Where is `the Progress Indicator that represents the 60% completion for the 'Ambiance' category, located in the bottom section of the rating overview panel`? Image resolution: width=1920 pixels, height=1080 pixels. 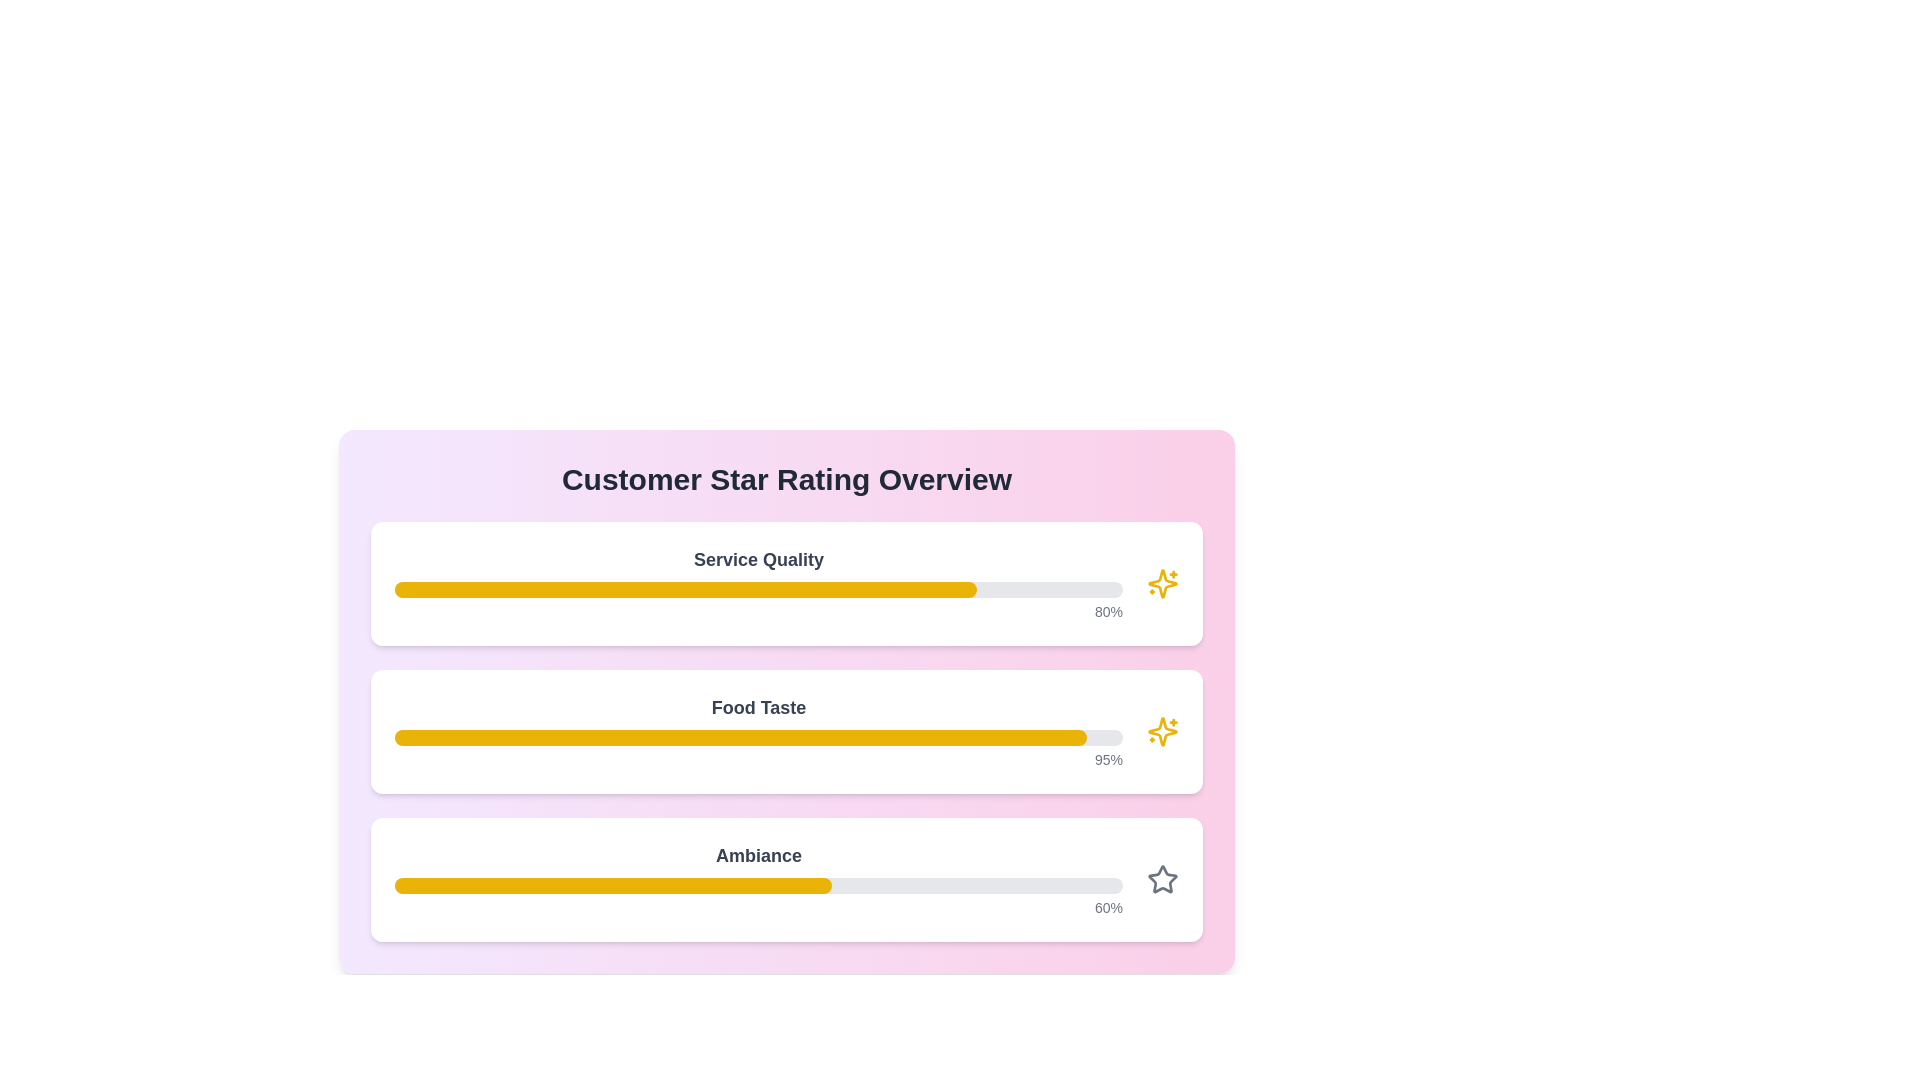 the Progress Indicator that represents the 60% completion for the 'Ambiance' category, located in the bottom section of the rating overview panel is located at coordinates (612, 885).